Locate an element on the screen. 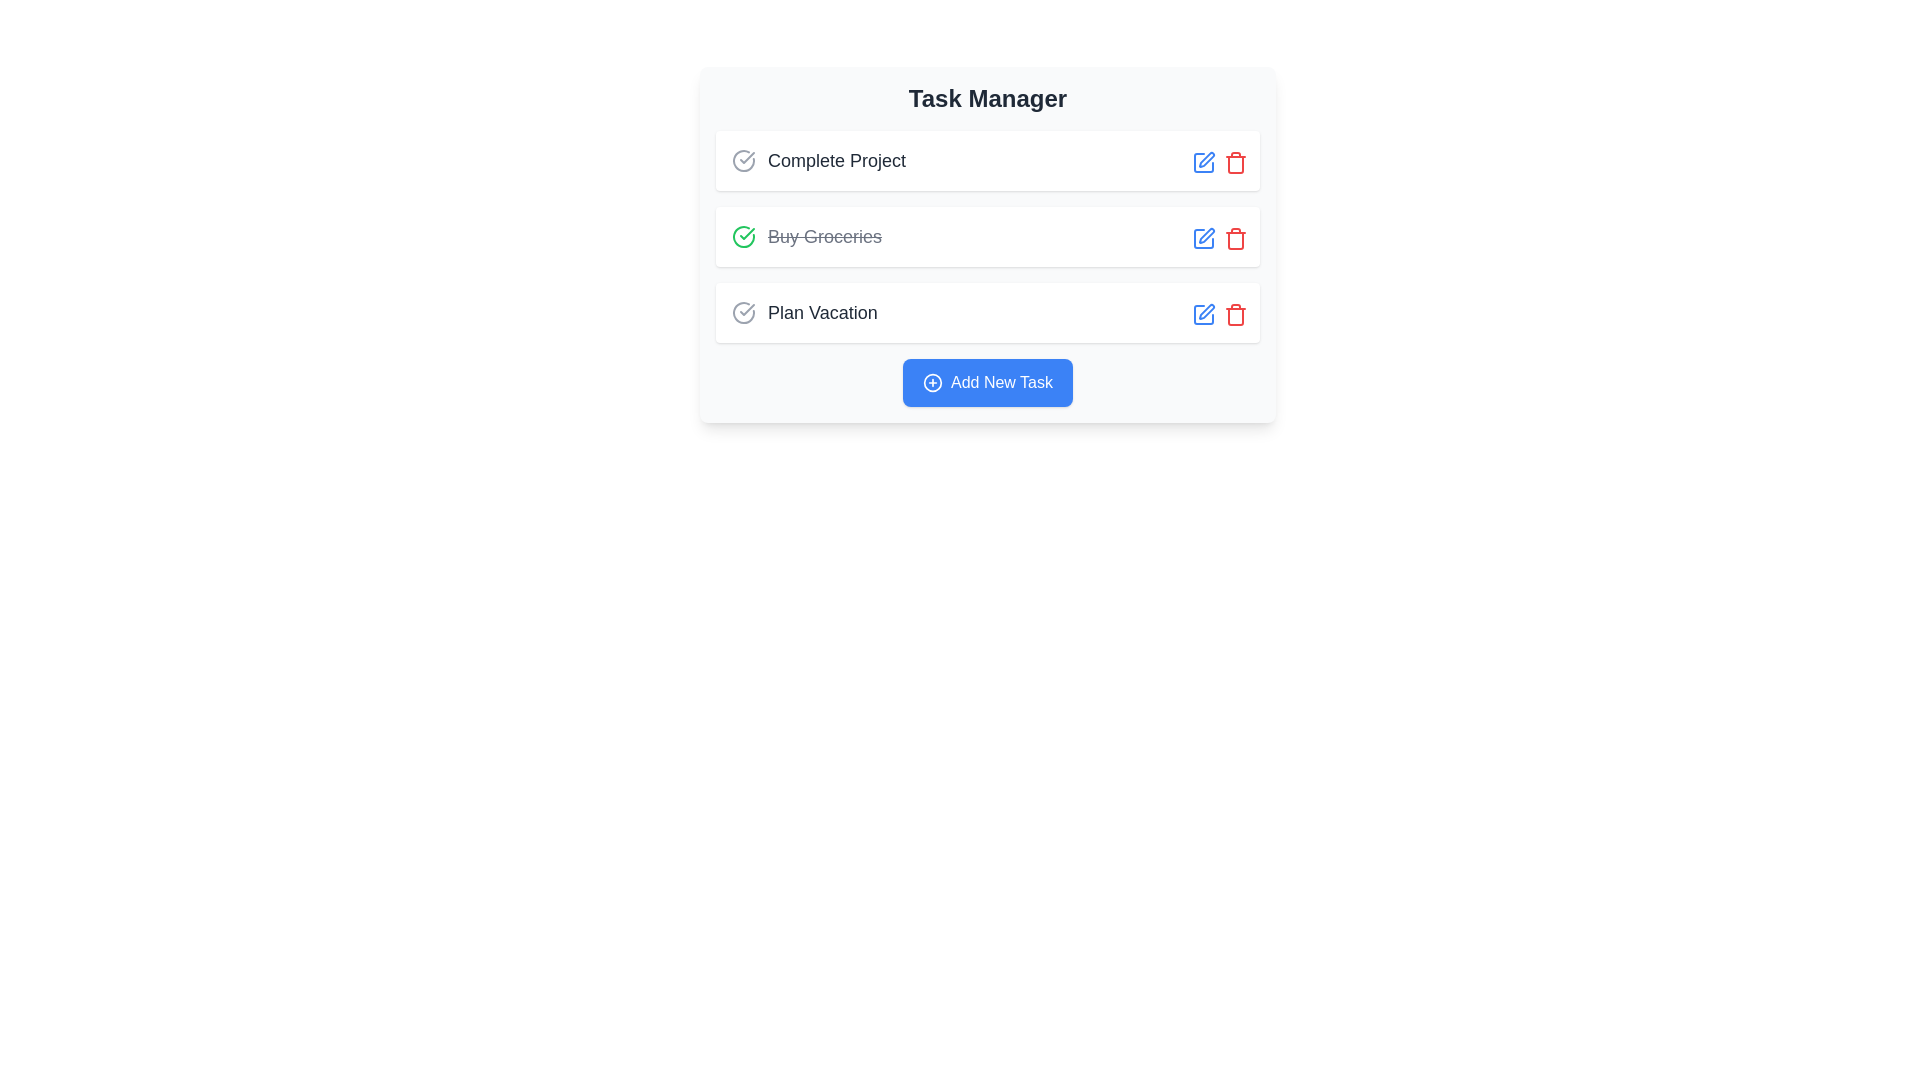 The width and height of the screenshot is (1920, 1080). the blue rectangular button labeled 'Add New Task' located at the bottom of the 'Task Manager' section is located at coordinates (988, 382).